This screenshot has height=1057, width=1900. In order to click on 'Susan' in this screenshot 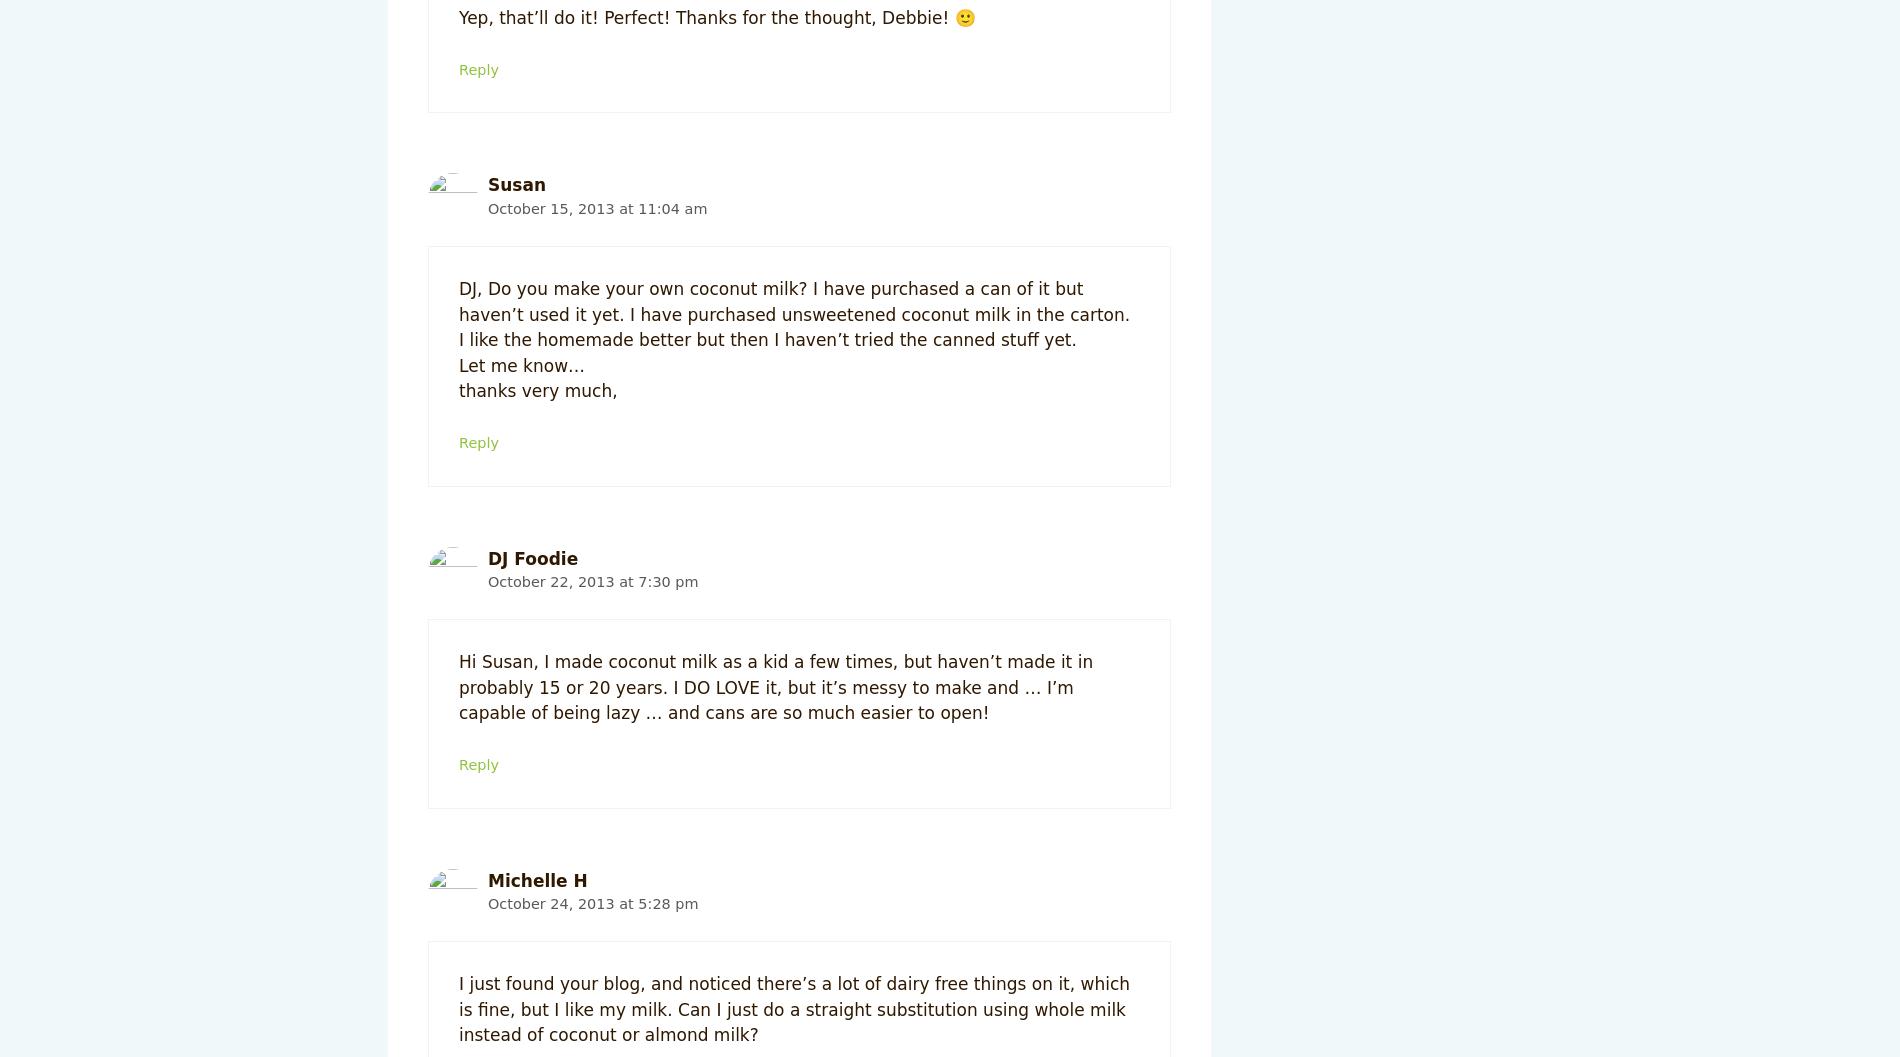, I will do `click(516, 184)`.